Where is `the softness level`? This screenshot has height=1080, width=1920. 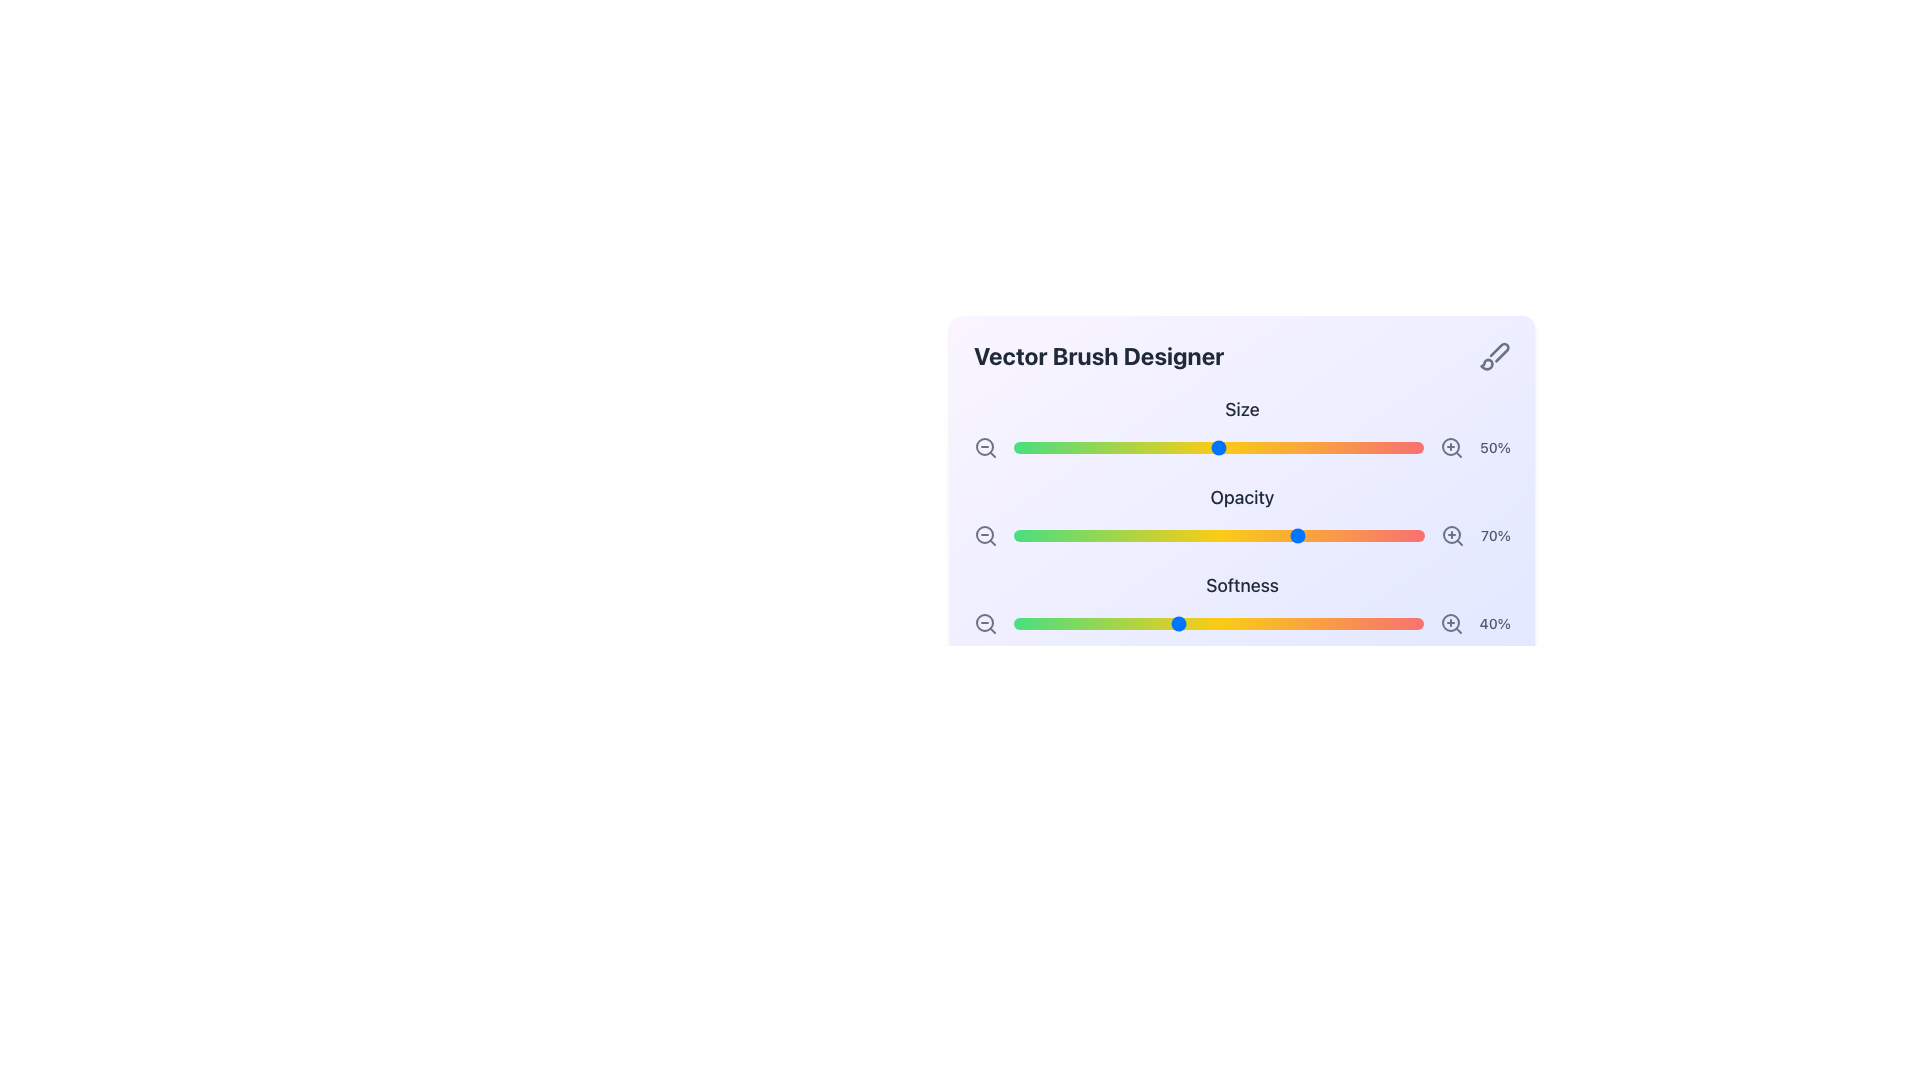
the softness level is located at coordinates (1385, 623).